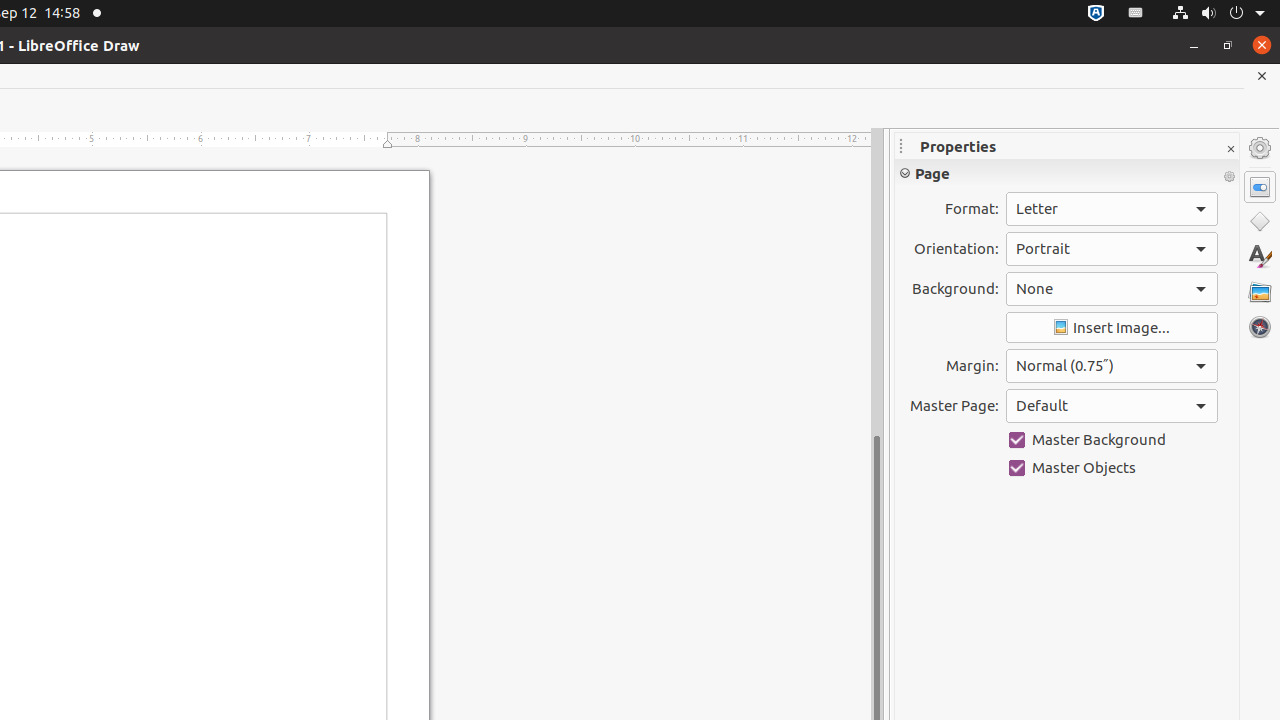  What do you see at coordinates (1229, 148) in the screenshot?
I see `'Close Sidebar Deck'` at bounding box center [1229, 148].